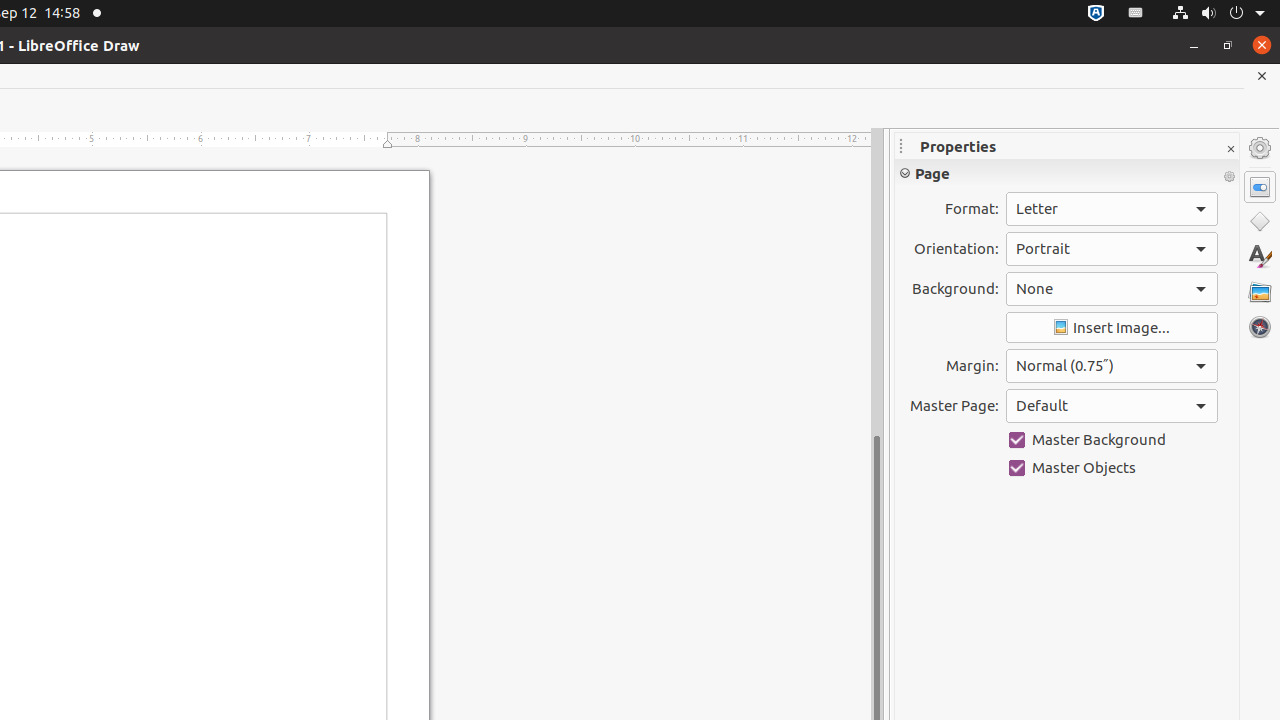  What do you see at coordinates (1229, 148) in the screenshot?
I see `'Close Sidebar Deck'` at bounding box center [1229, 148].